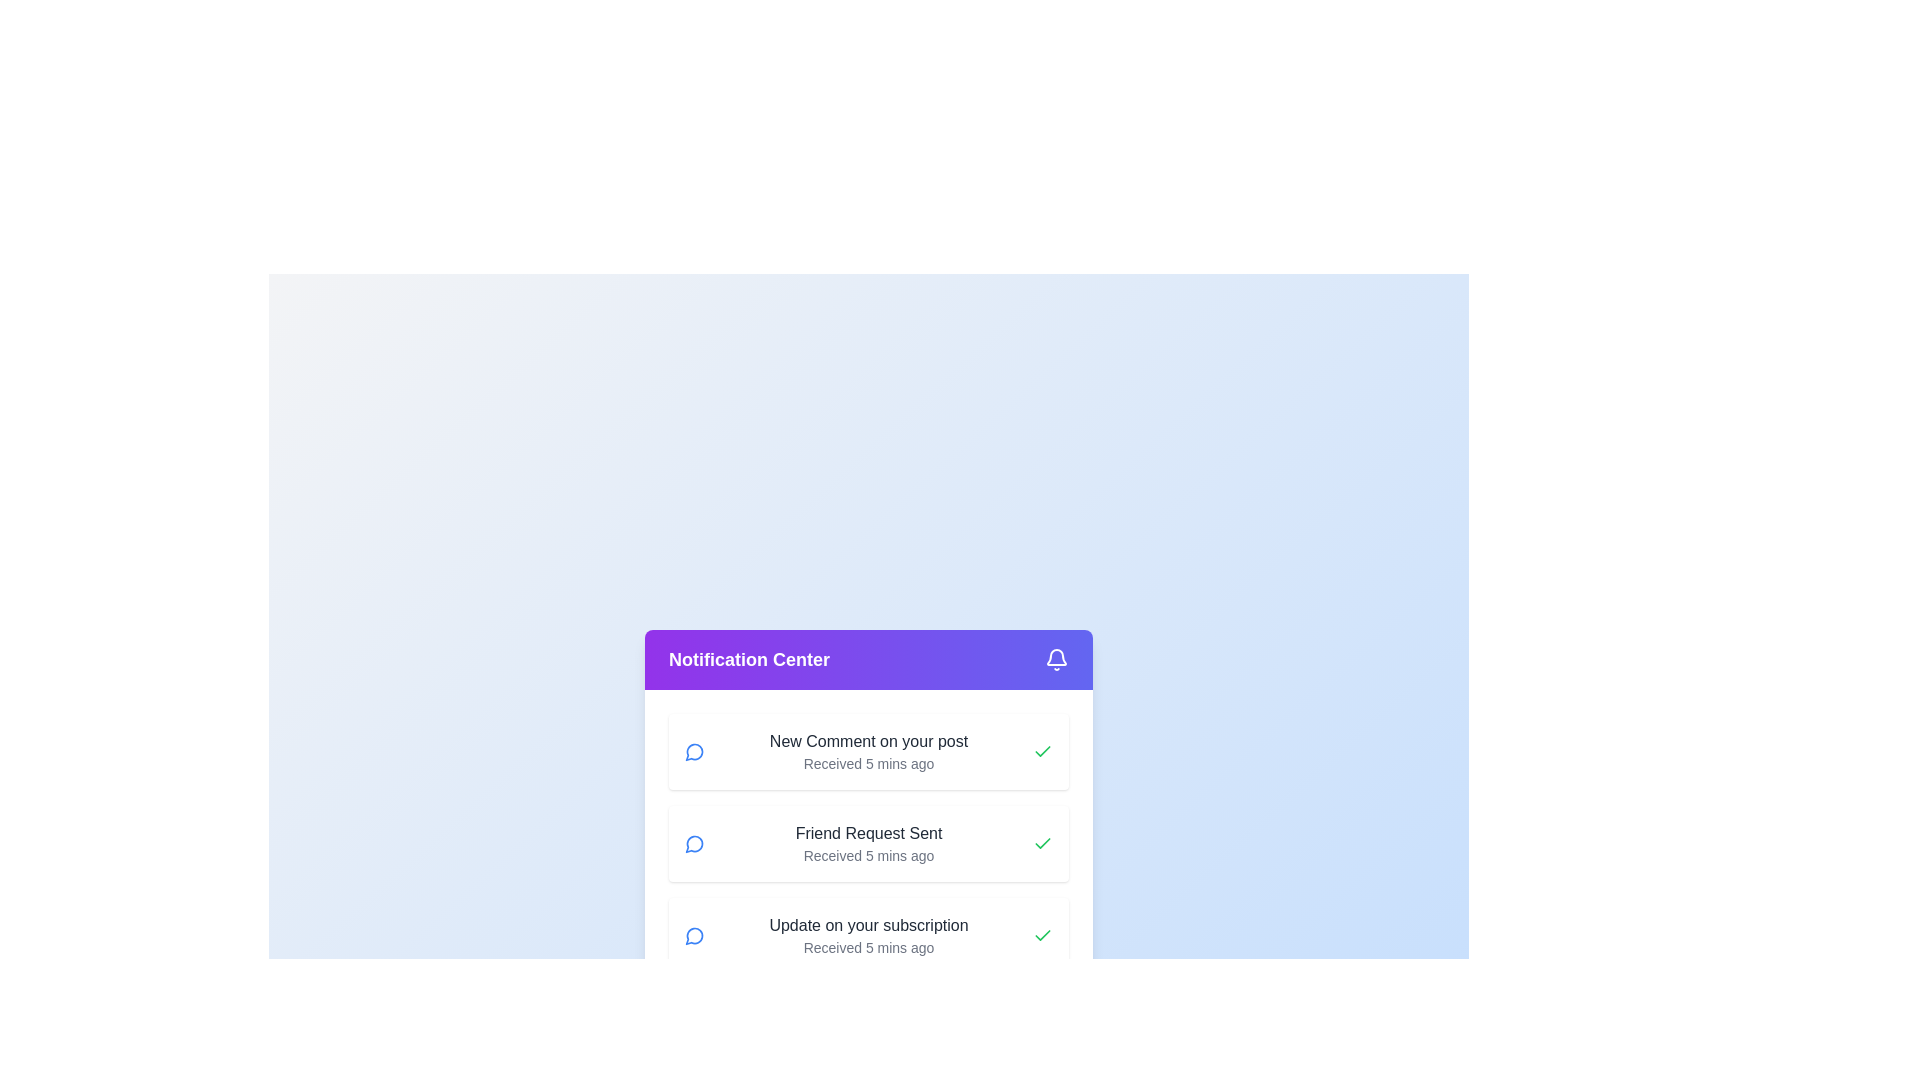  Describe the element at coordinates (1041, 751) in the screenshot. I see `the green checkmark icon located in the second notification card below the 'Notification Center' header` at that location.